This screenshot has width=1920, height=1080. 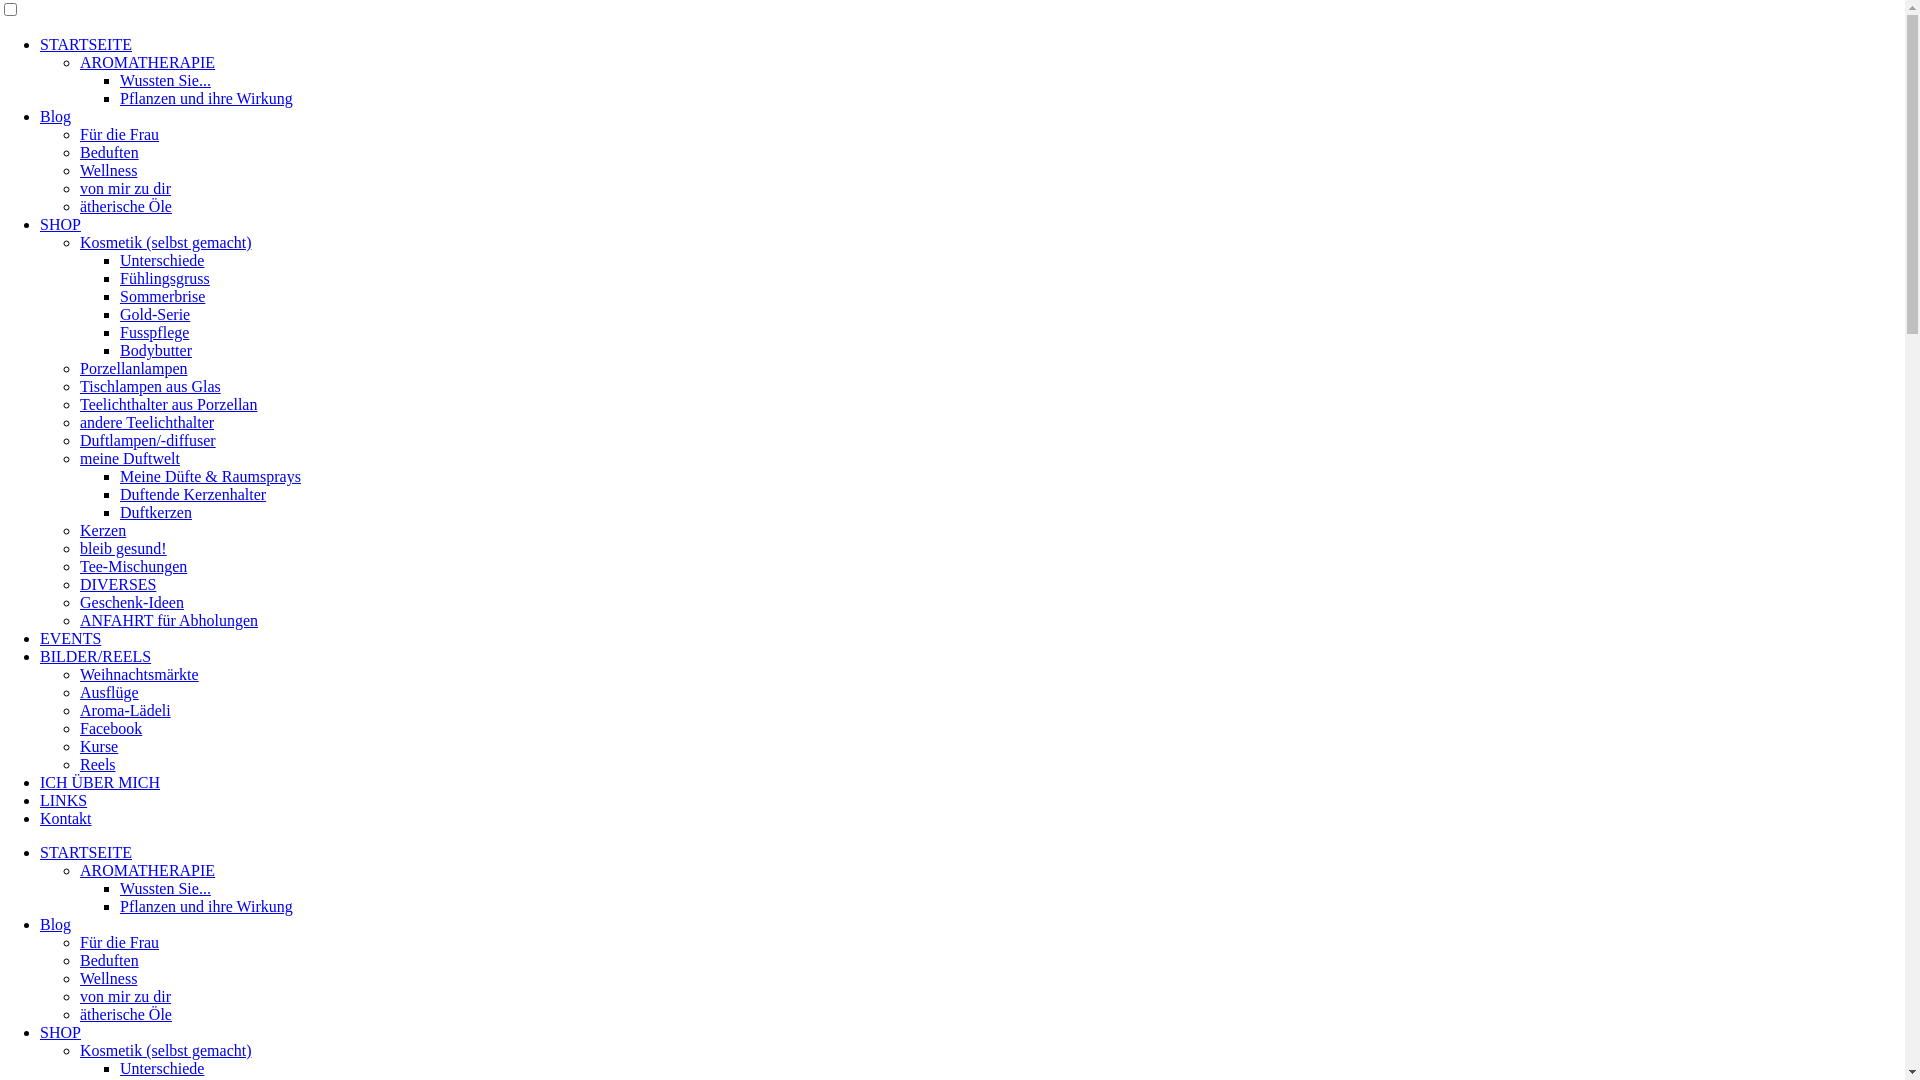 What do you see at coordinates (133, 368) in the screenshot?
I see `'Porzellanlampen'` at bounding box center [133, 368].